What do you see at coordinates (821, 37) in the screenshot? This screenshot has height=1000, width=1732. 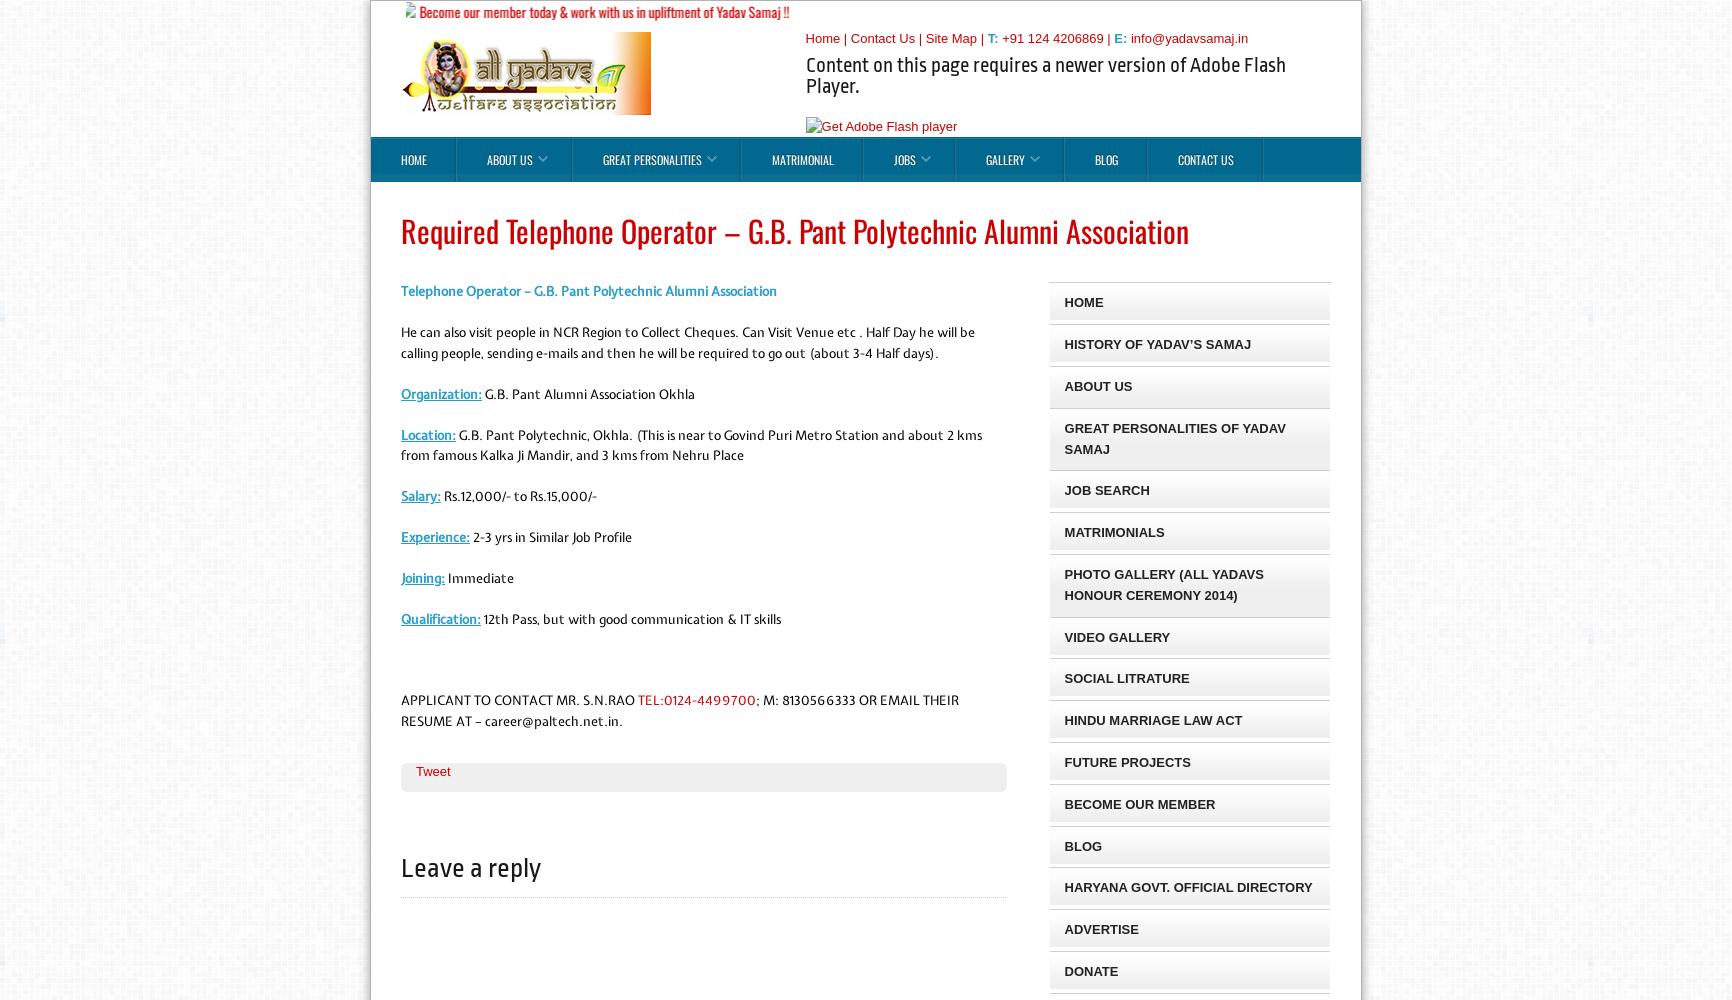 I see `'Home'` at bounding box center [821, 37].